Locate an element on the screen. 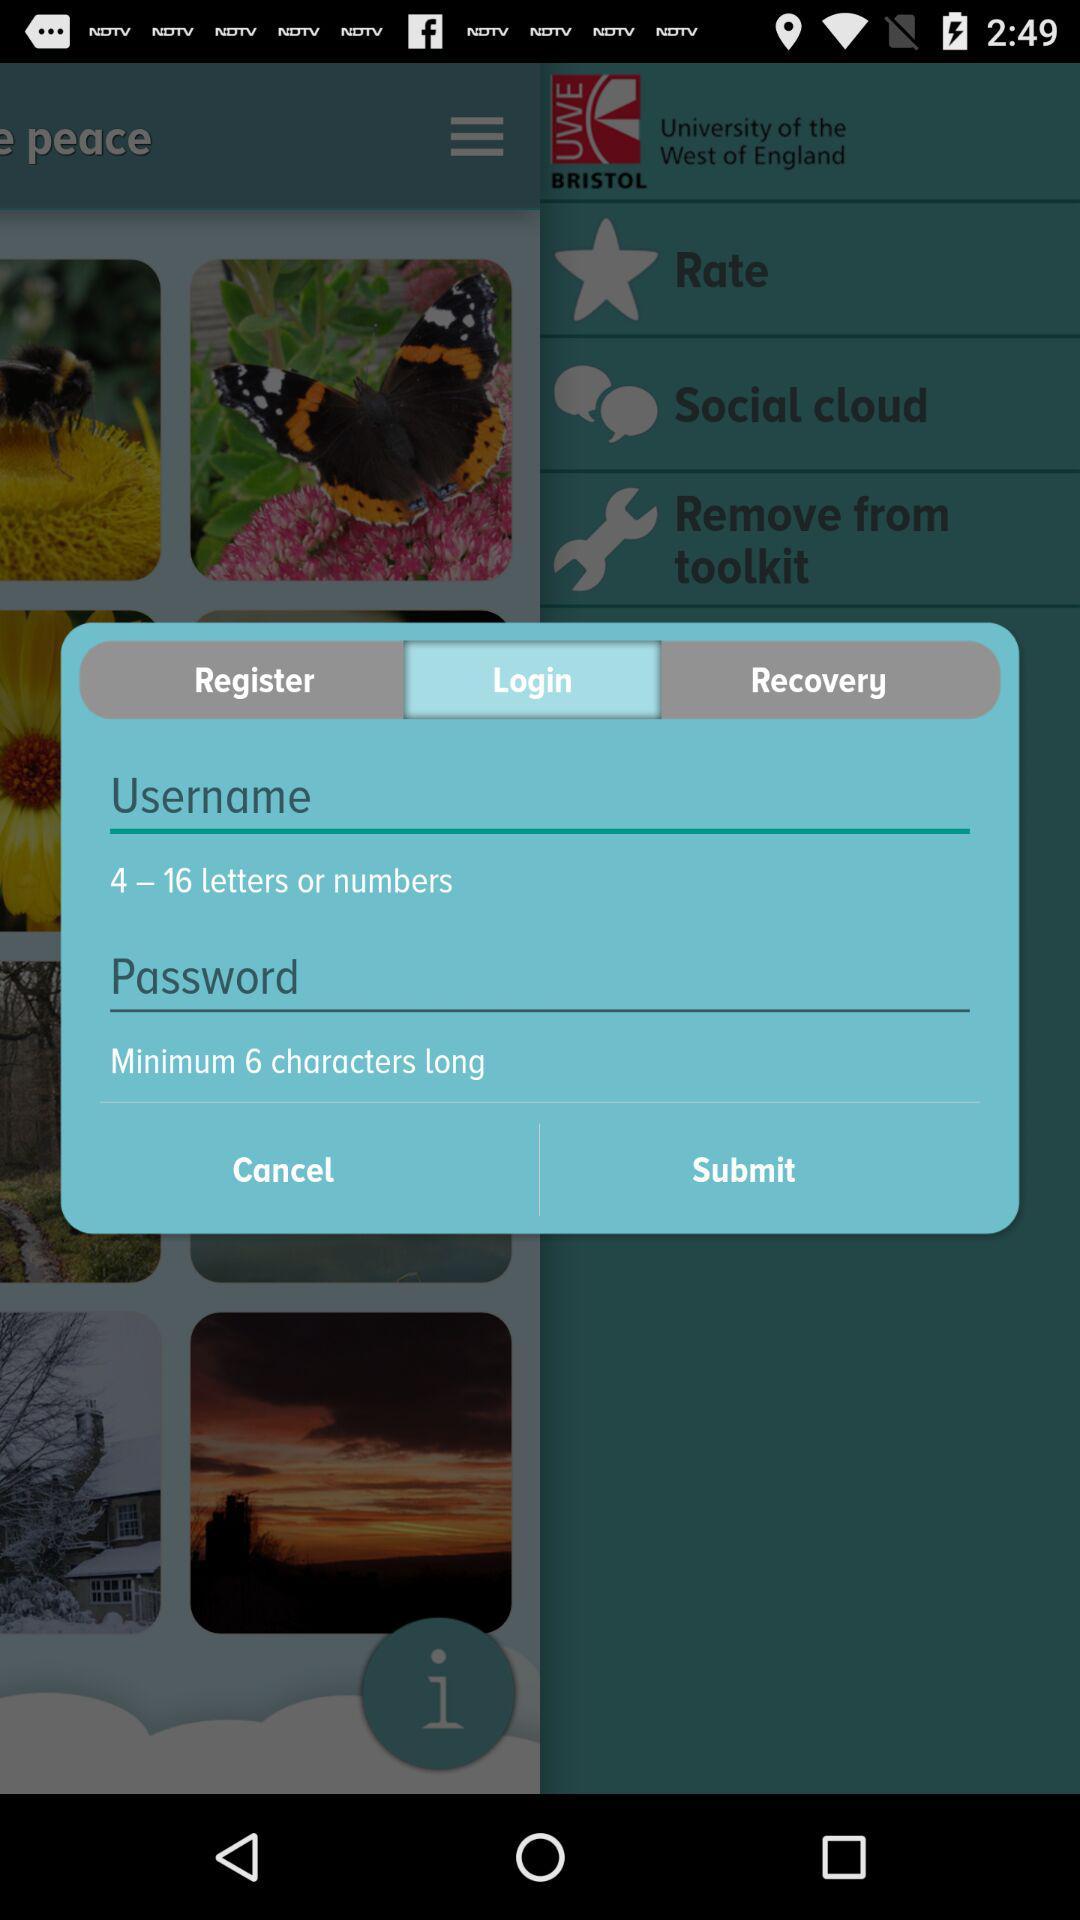 Image resolution: width=1080 pixels, height=1920 pixels. cancel is located at coordinates (308, 1169).